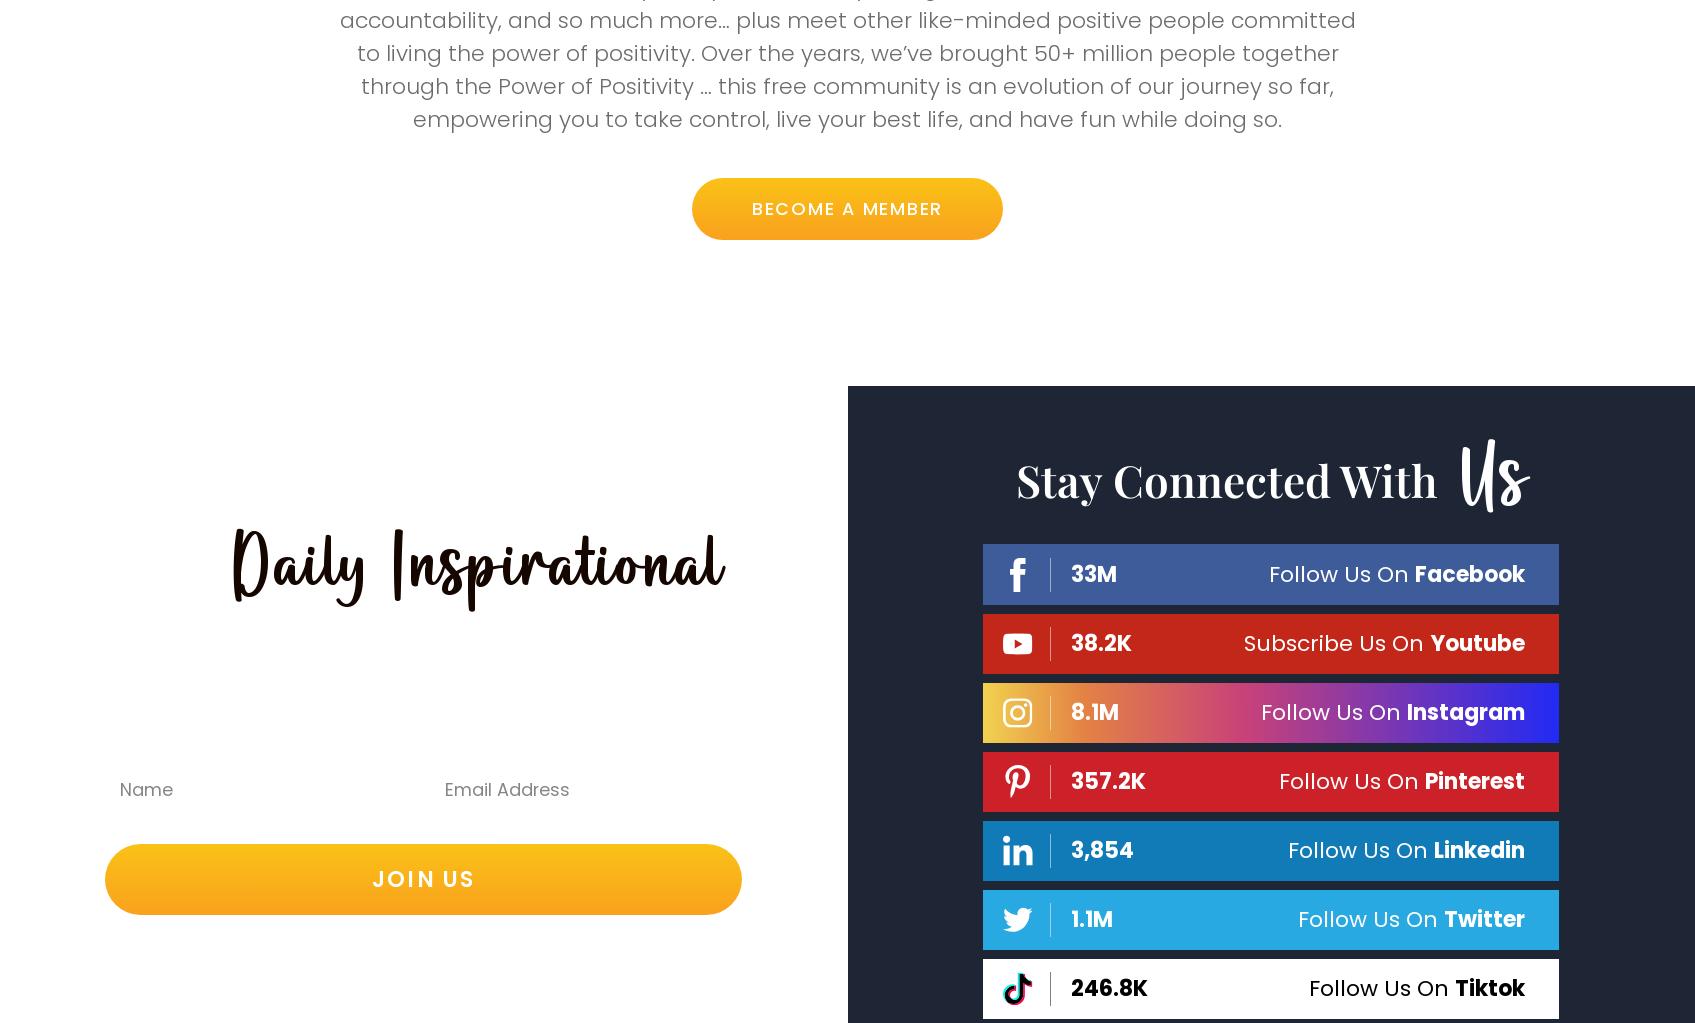 This screenshot has height=1023, width=1695. Describe the element at coordinates (1102, 891) in the screenshot. I see `'3,854'` at that location.